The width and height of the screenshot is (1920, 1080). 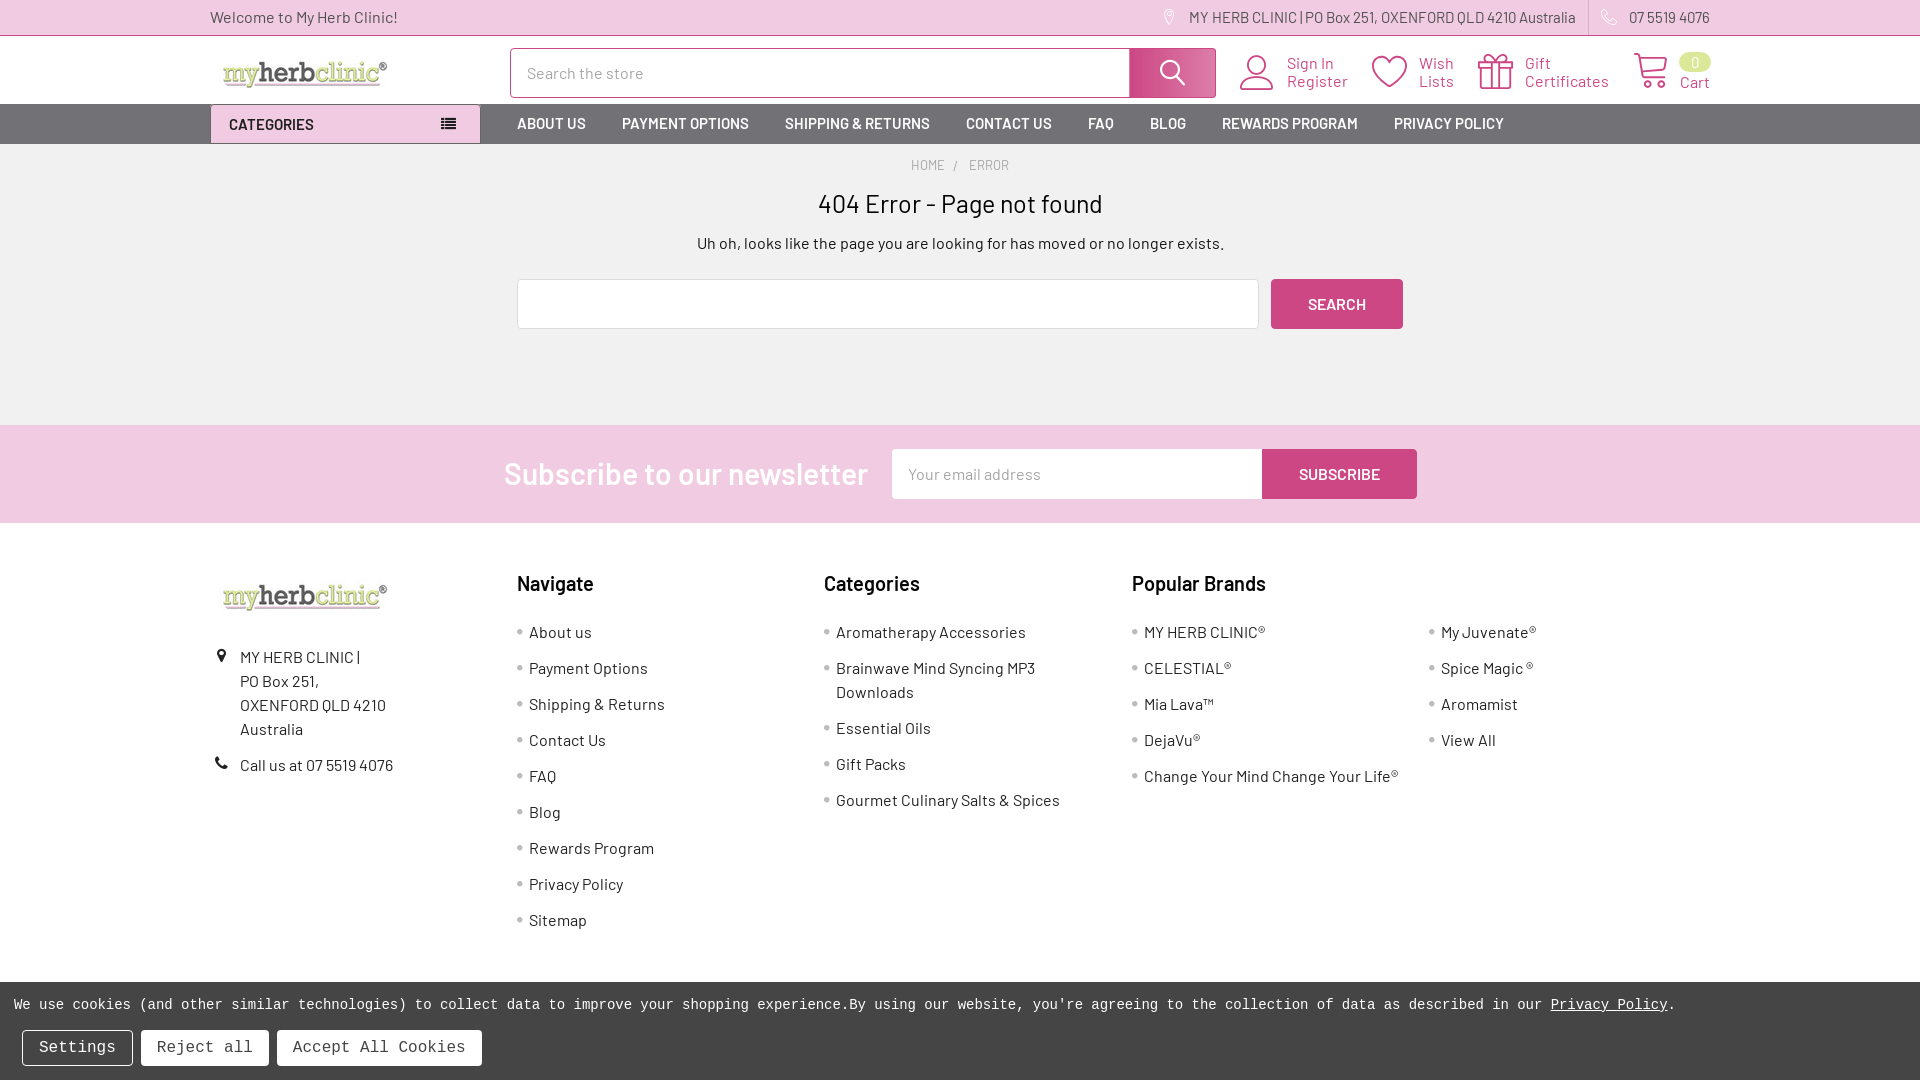 I want to click on 'About us', so click(x=560, y=631).